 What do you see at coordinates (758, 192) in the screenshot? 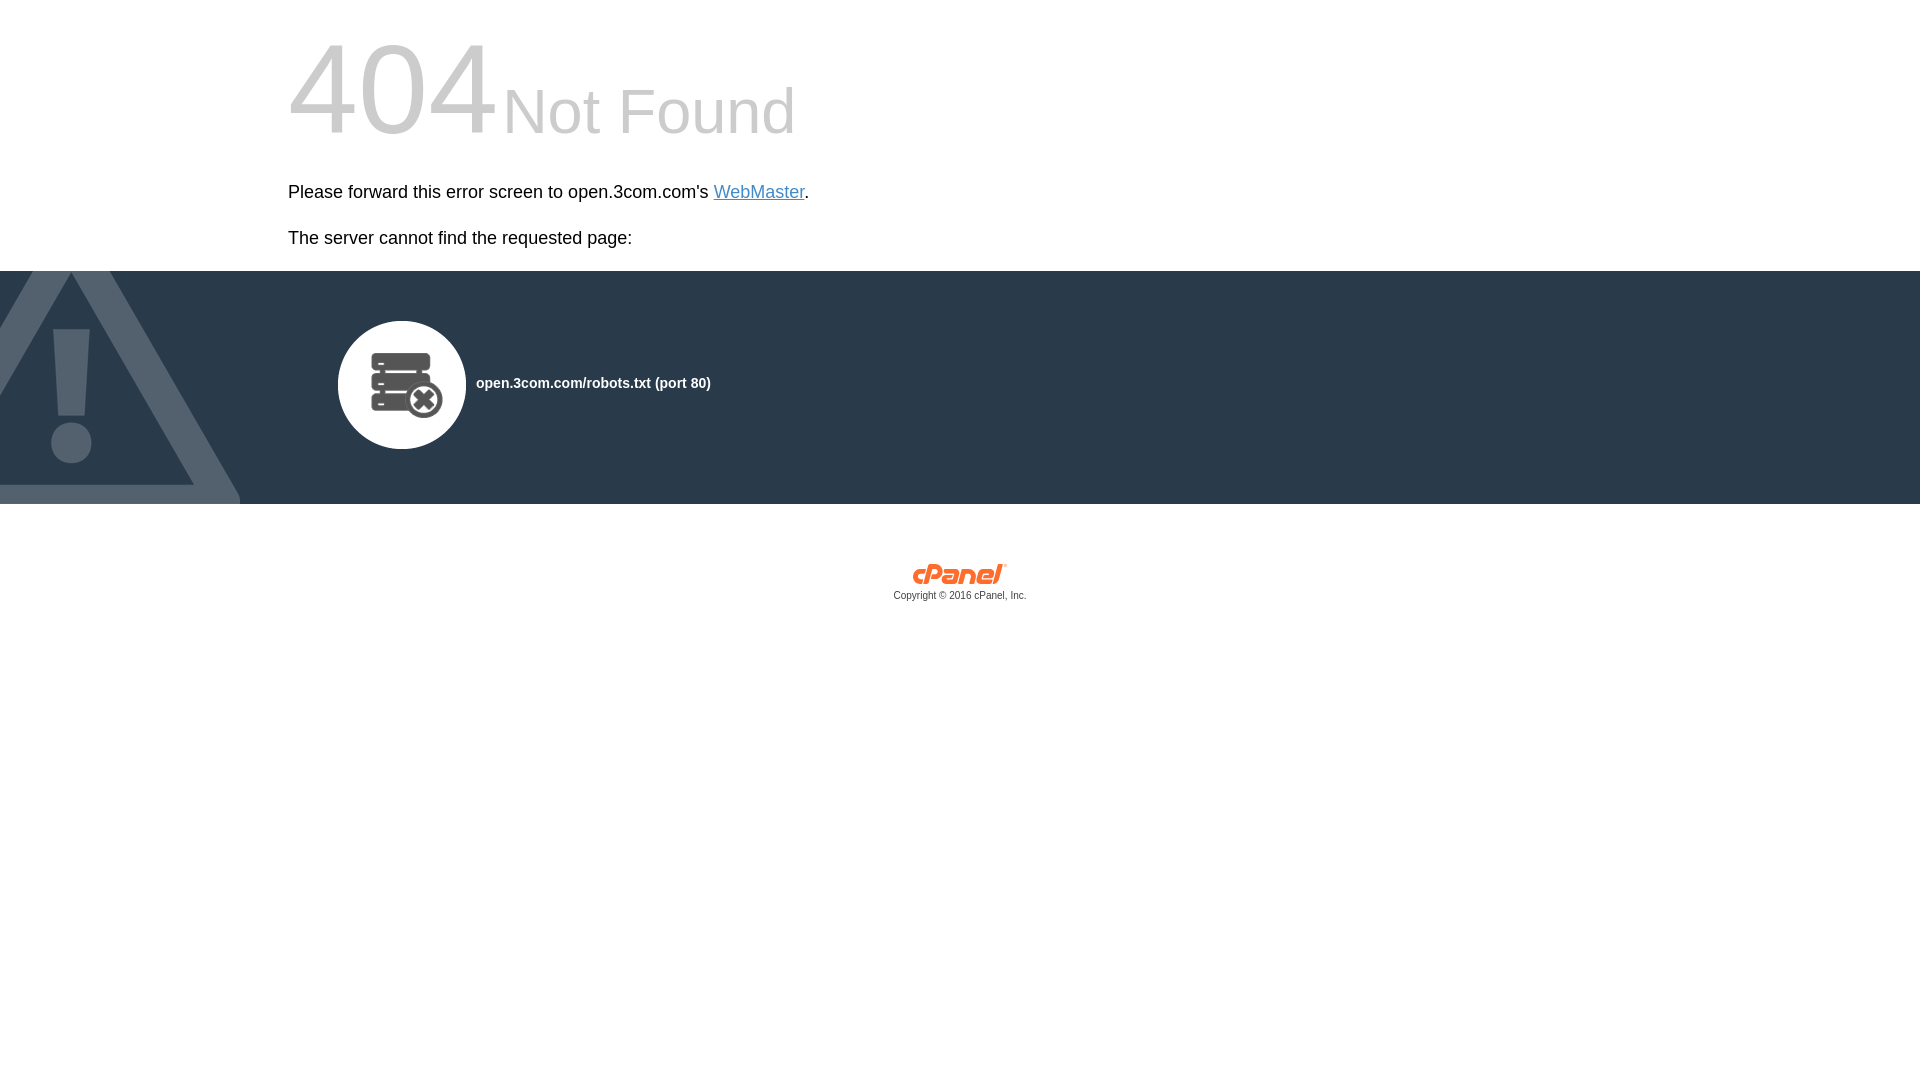
I see `'WebMaster'` at bounding box center [758, 192].